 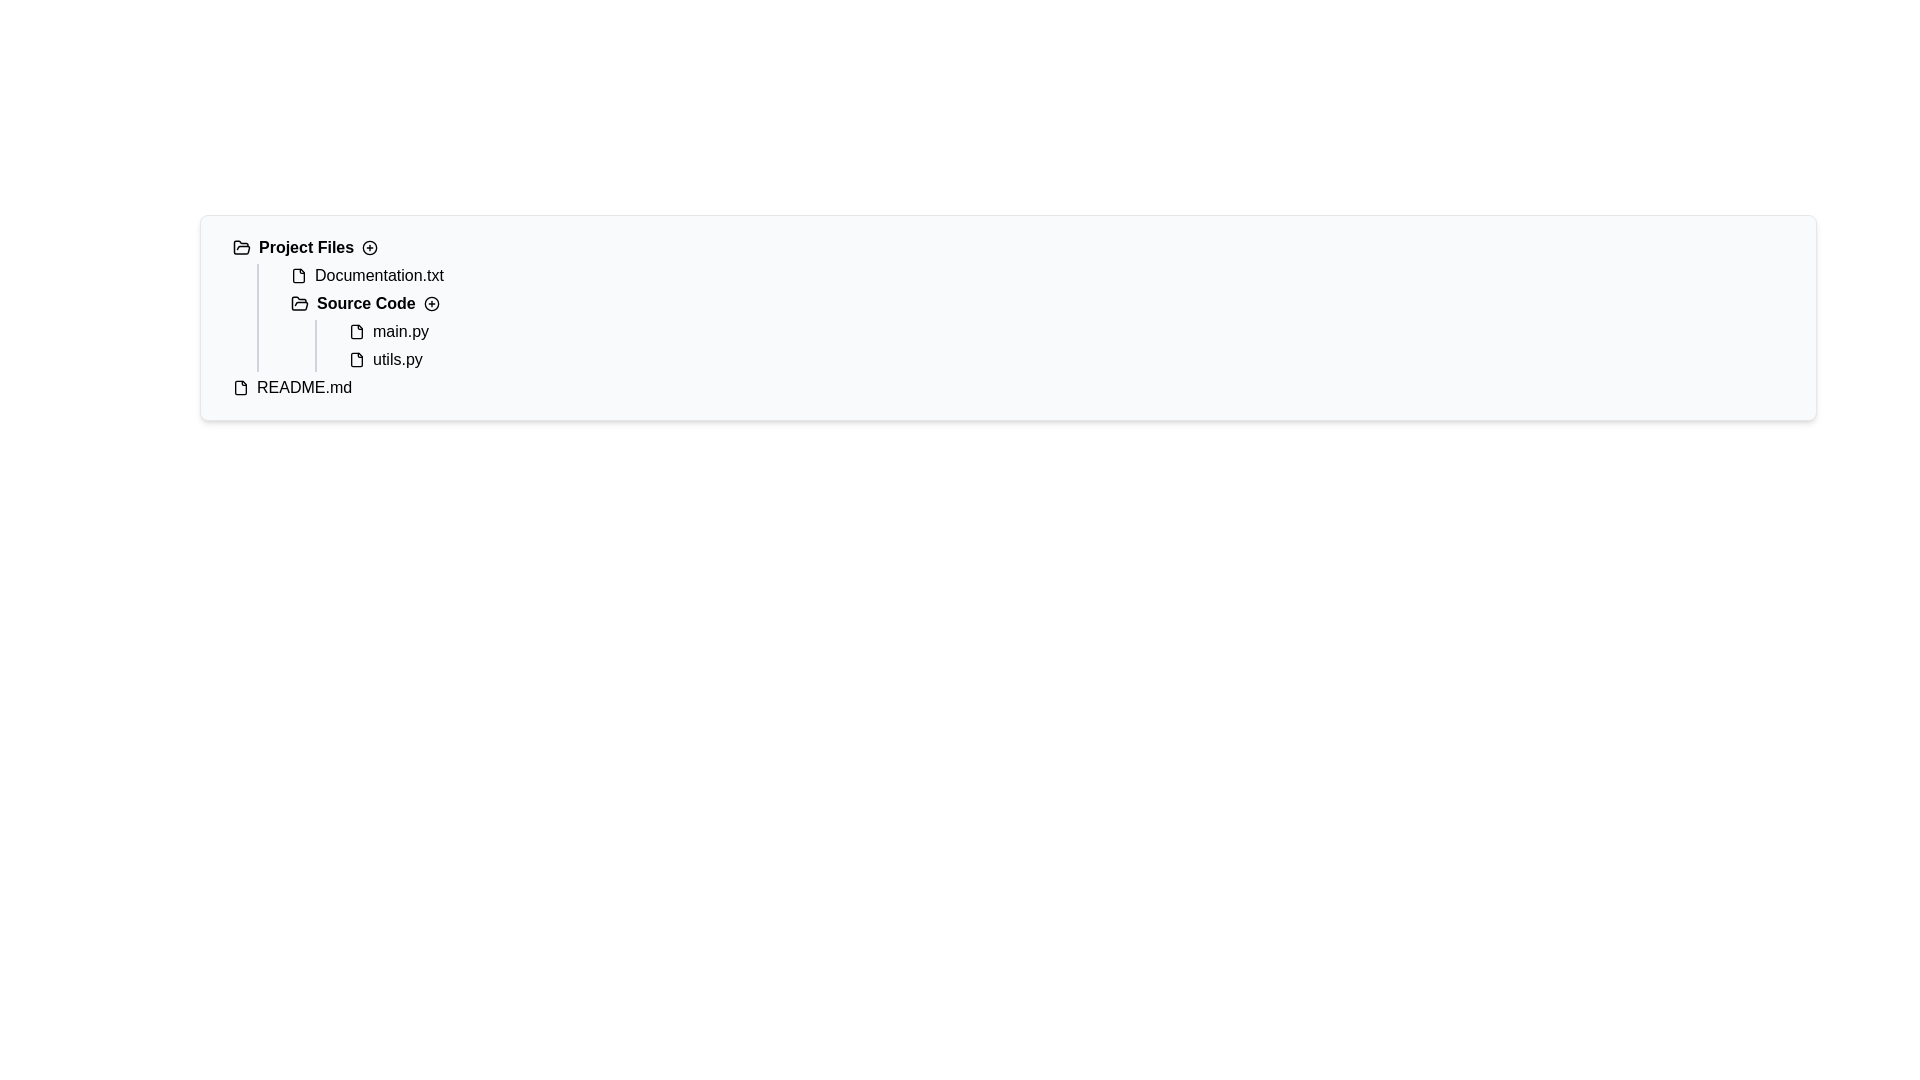 What do you see at coordinates (297, 276) in the screenshot?
I see `the generic file icon representing 'Documentation.txt'` at bounding box center [297, 276].